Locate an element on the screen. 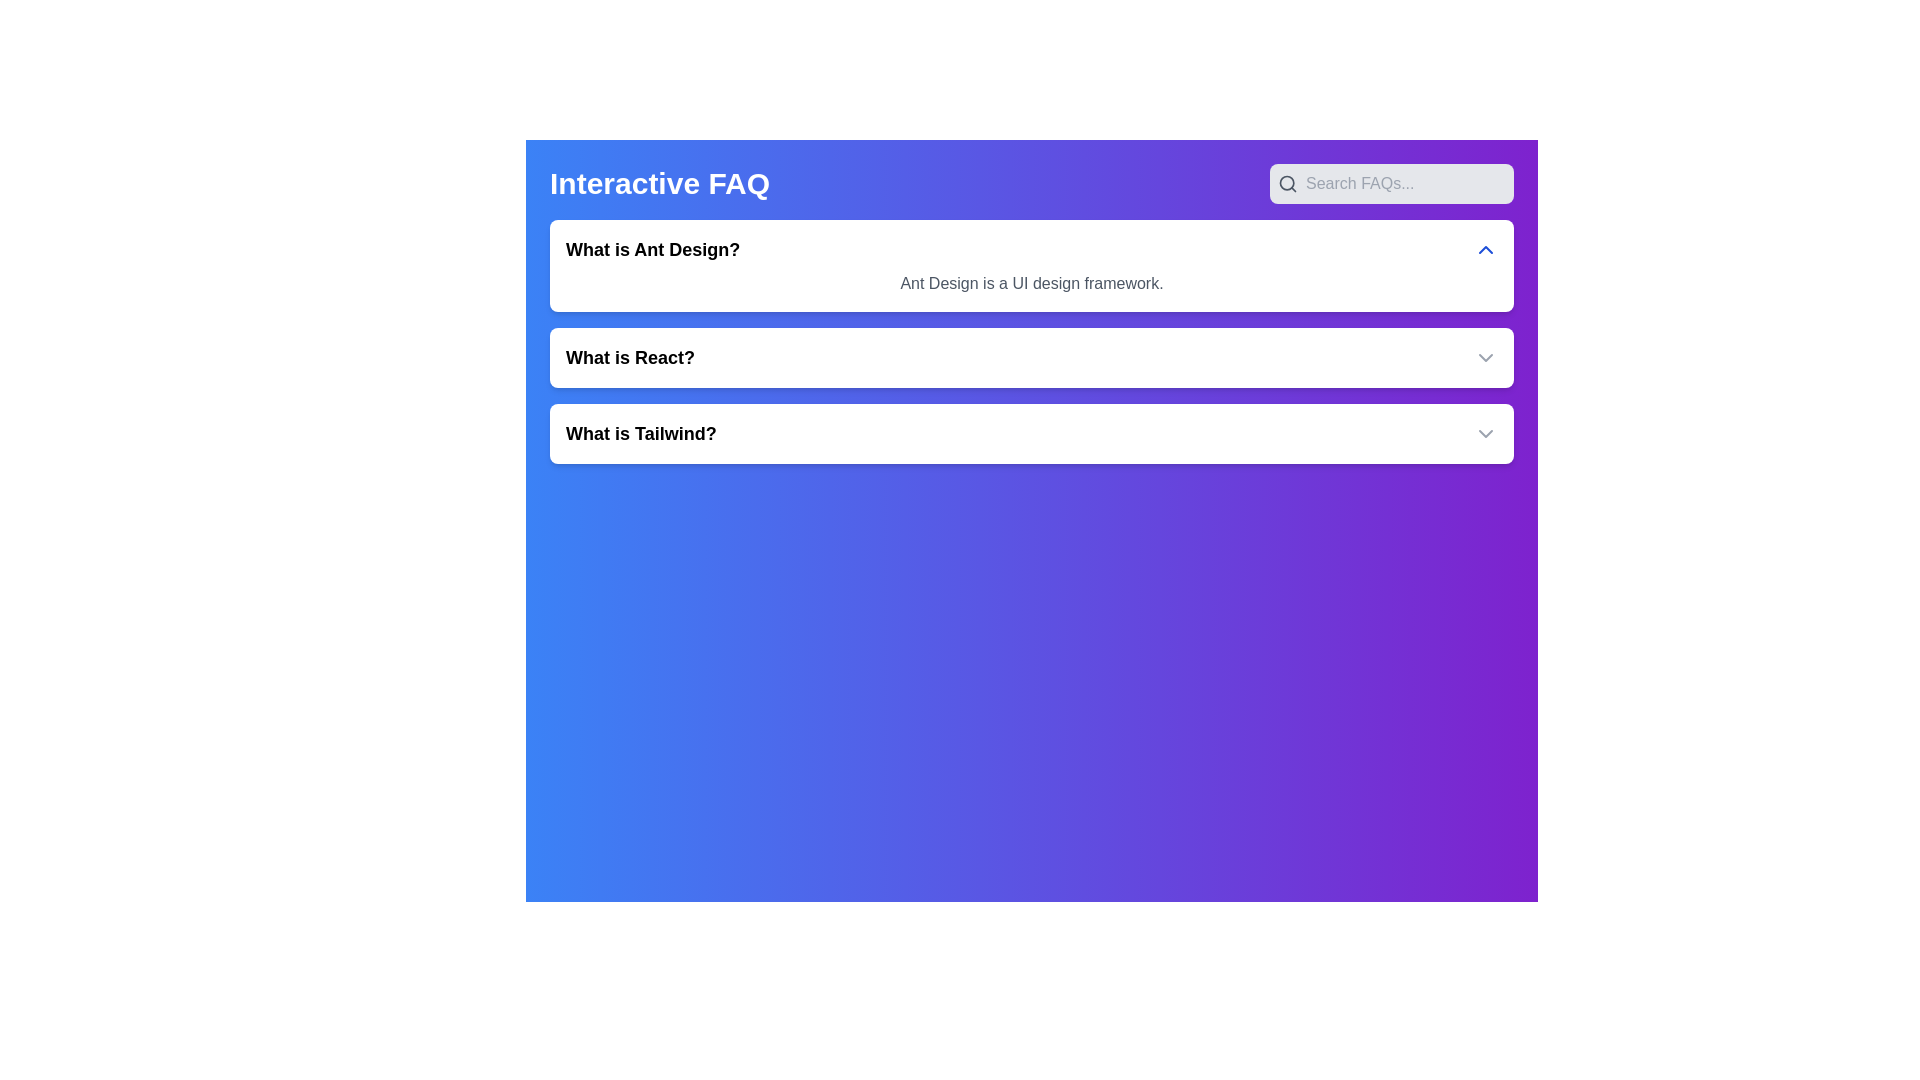  the collapsible section header for the question 'What is Tailwind?' located centrally in the FAQ section for keyboard navigation is located at coordinates (1032, 433).